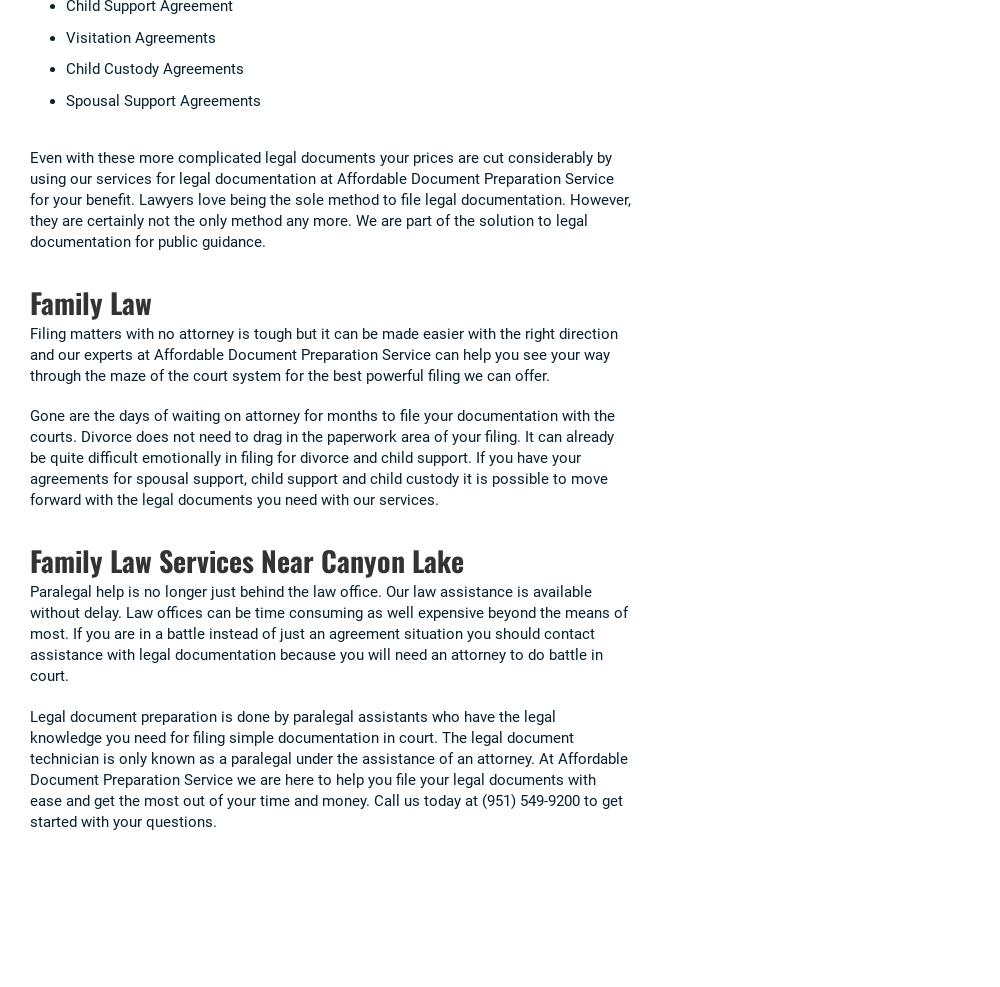  Describe the element at coordinates (321, 456) in the screenshot. I see `'Gone are the days of waiting on attorney for months to file your documentation with the courts. Divorce does not need to drag in the paperwork area of your filing. It can already be quite difficult emotionally in filing for divorce and child support. If you have your agreements for spousal support, child support and child custody it is possible to move forward with the legal documents you need with our services.'` at that location.